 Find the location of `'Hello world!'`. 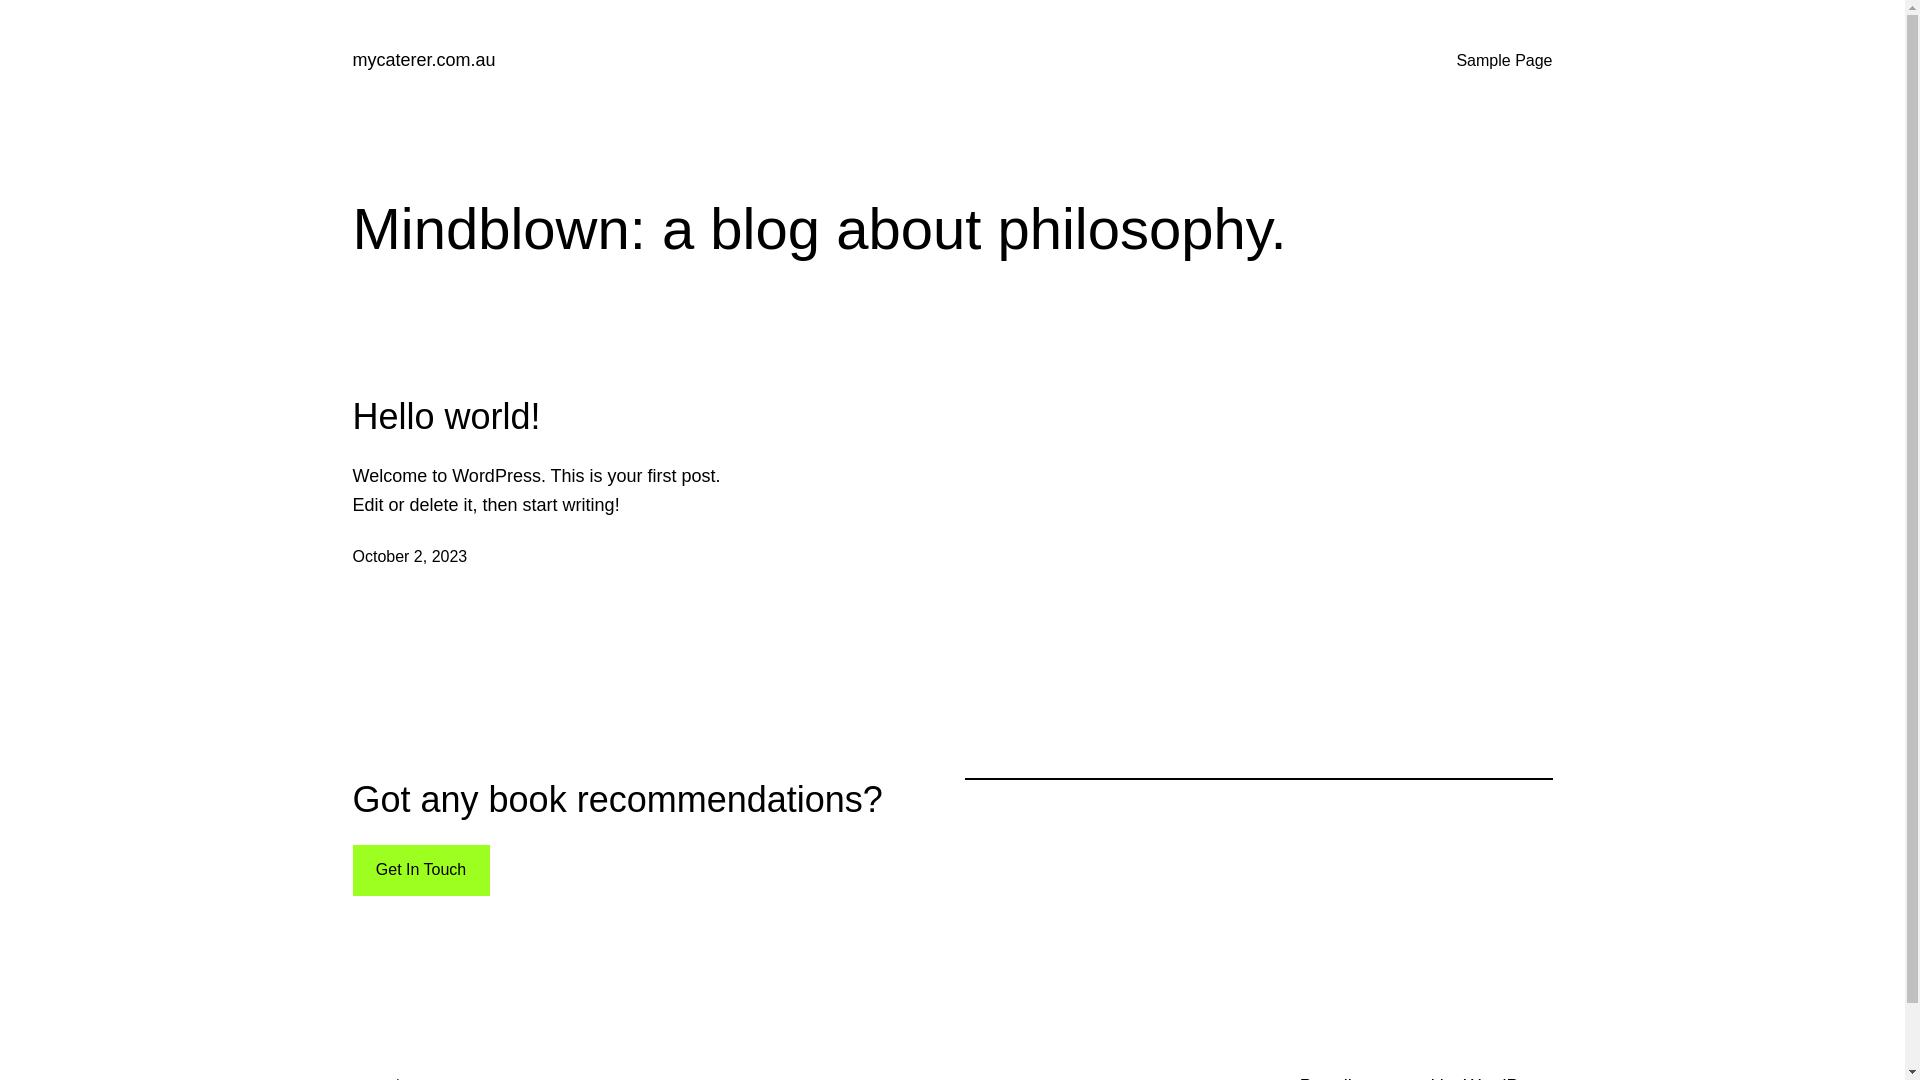

'Hello world!' is located at coordinates (445, 415).